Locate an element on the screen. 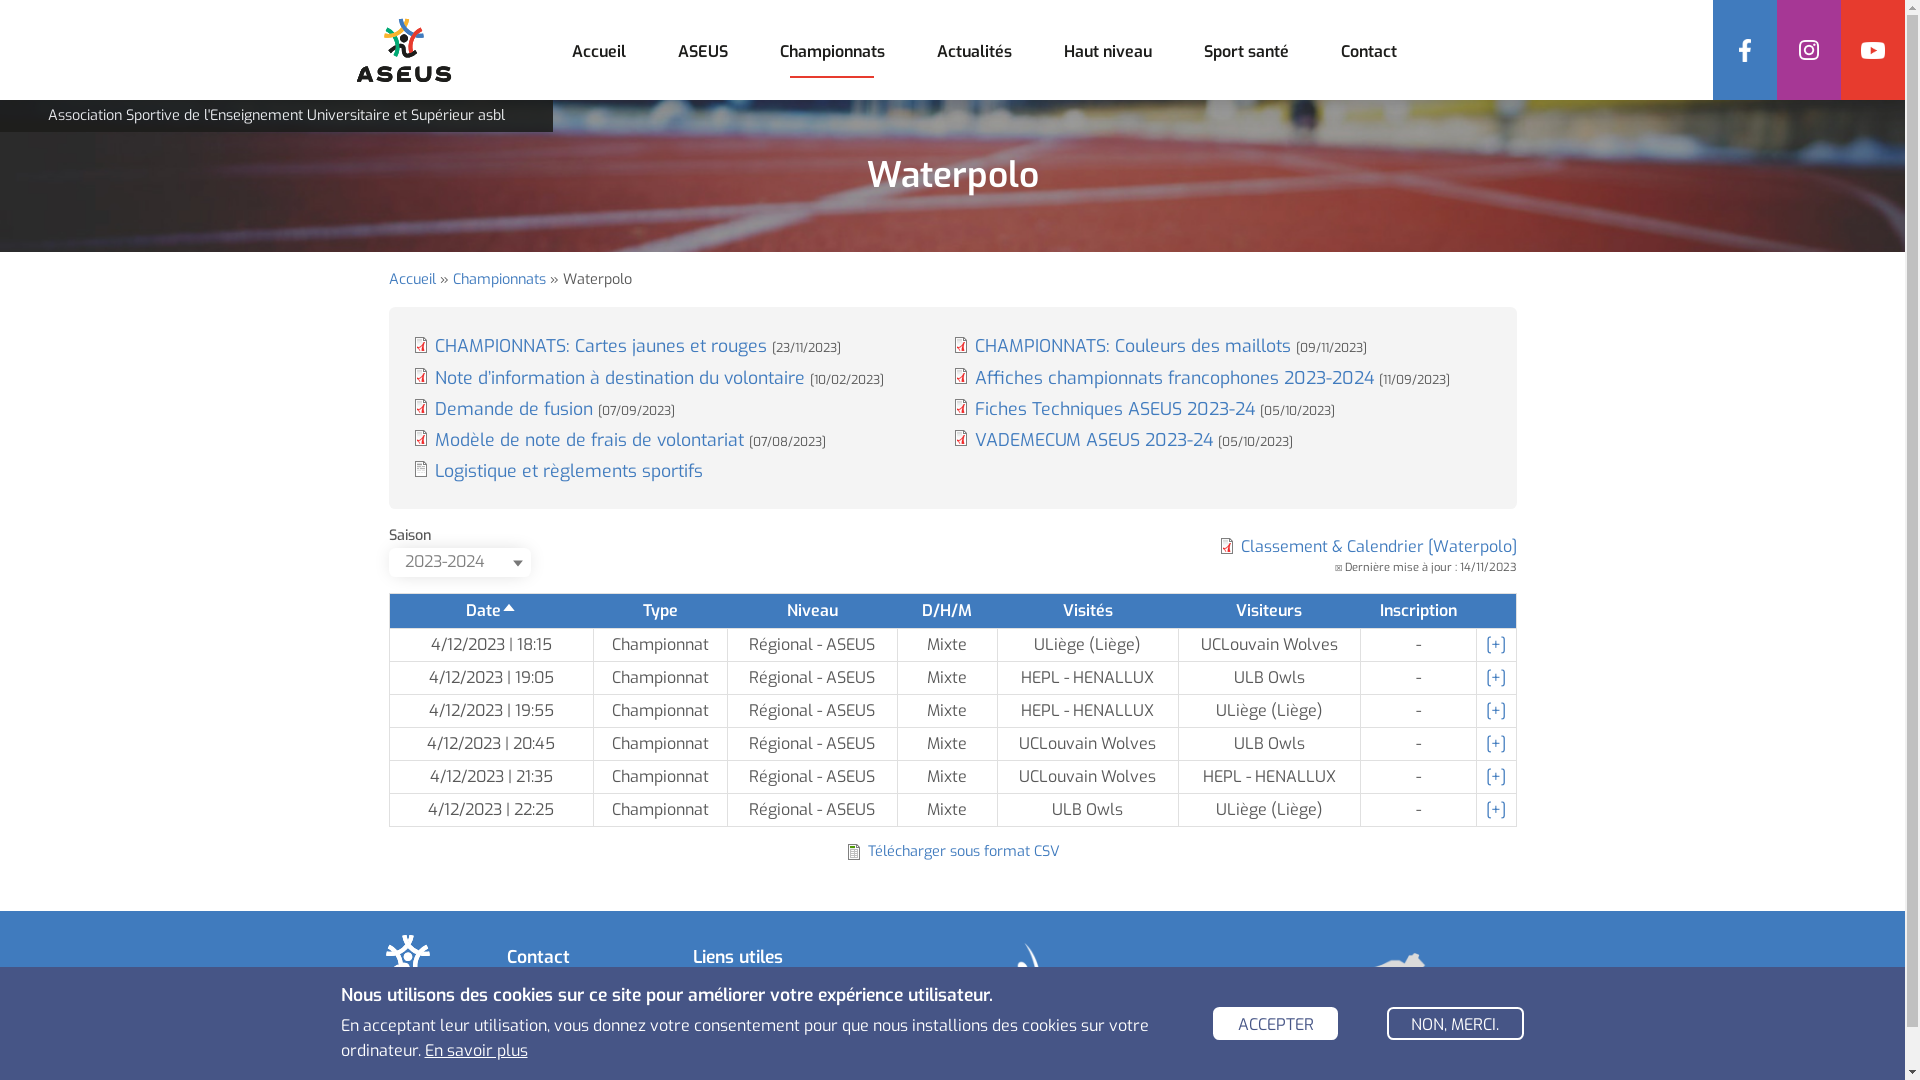  '[+]' is located at coordinates (1496, 775).